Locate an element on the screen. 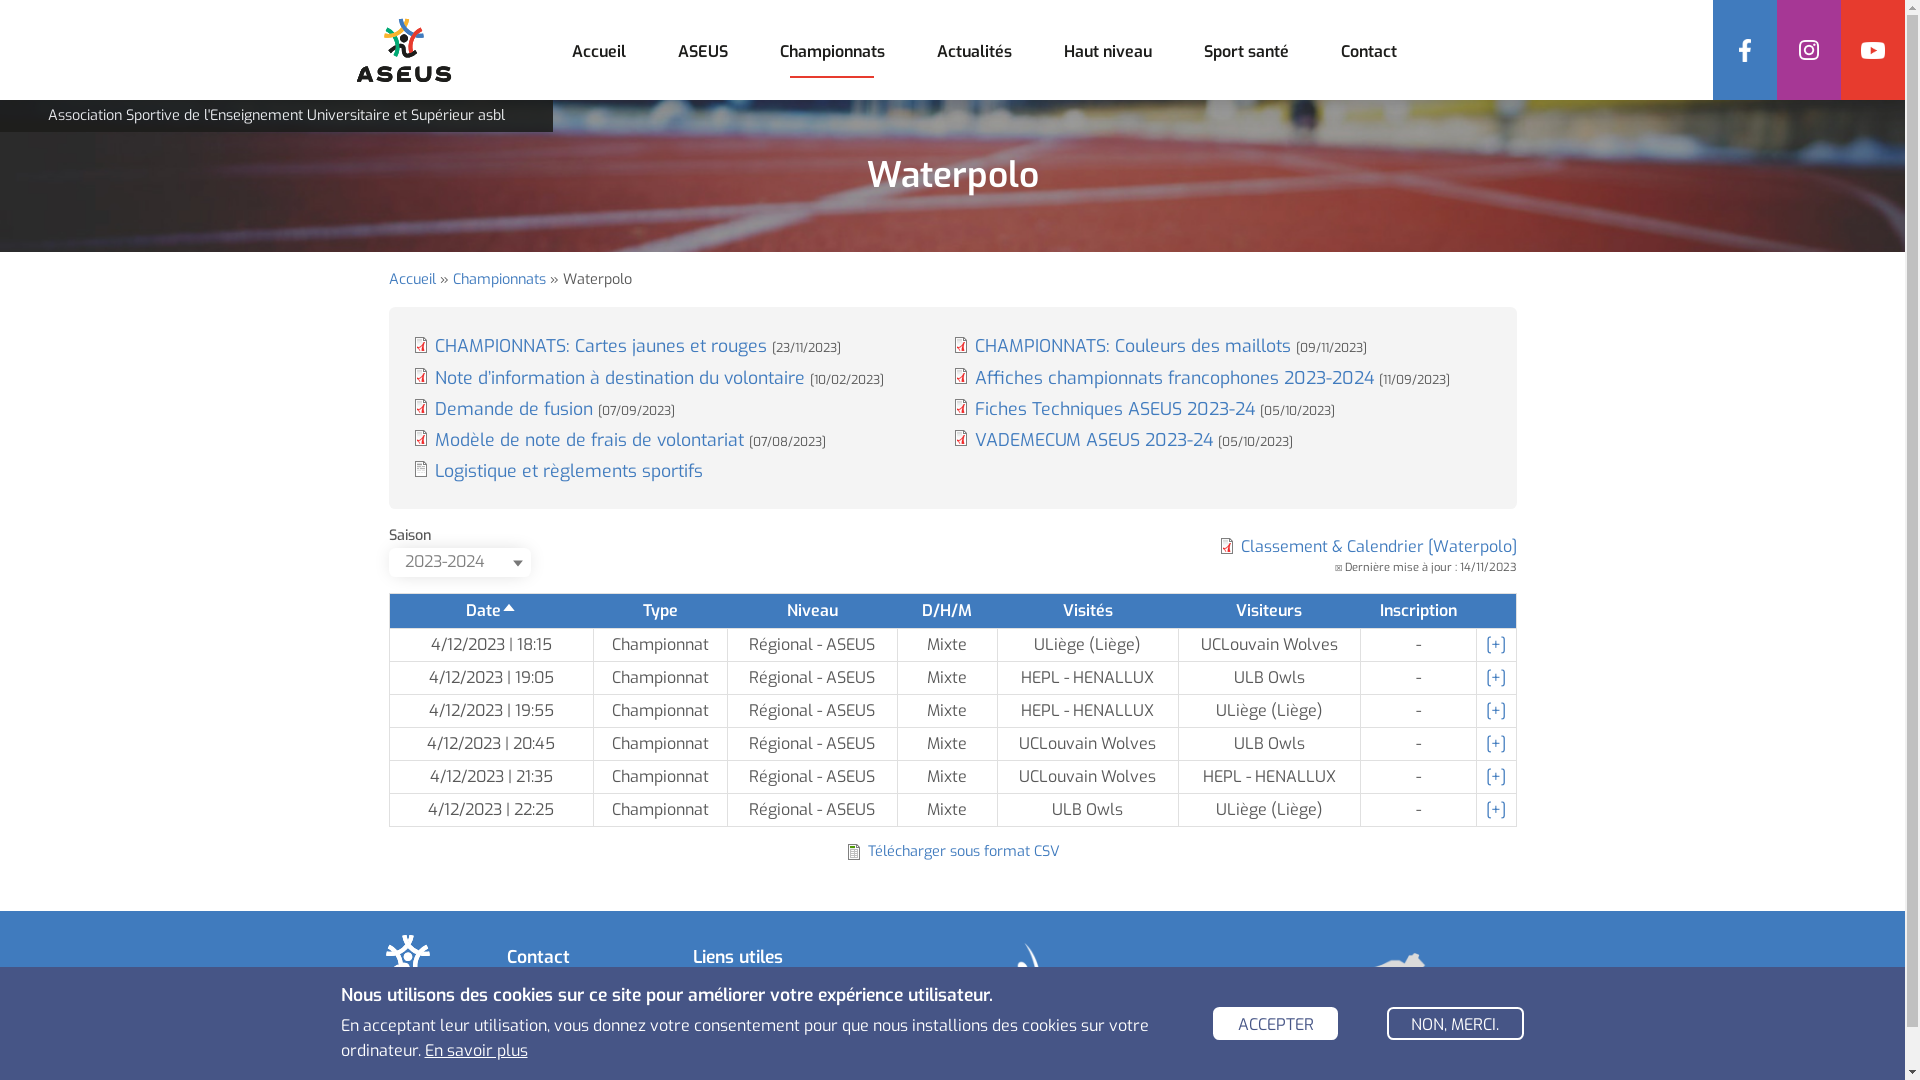  '[+]' is located at coordinates (1496, 775).